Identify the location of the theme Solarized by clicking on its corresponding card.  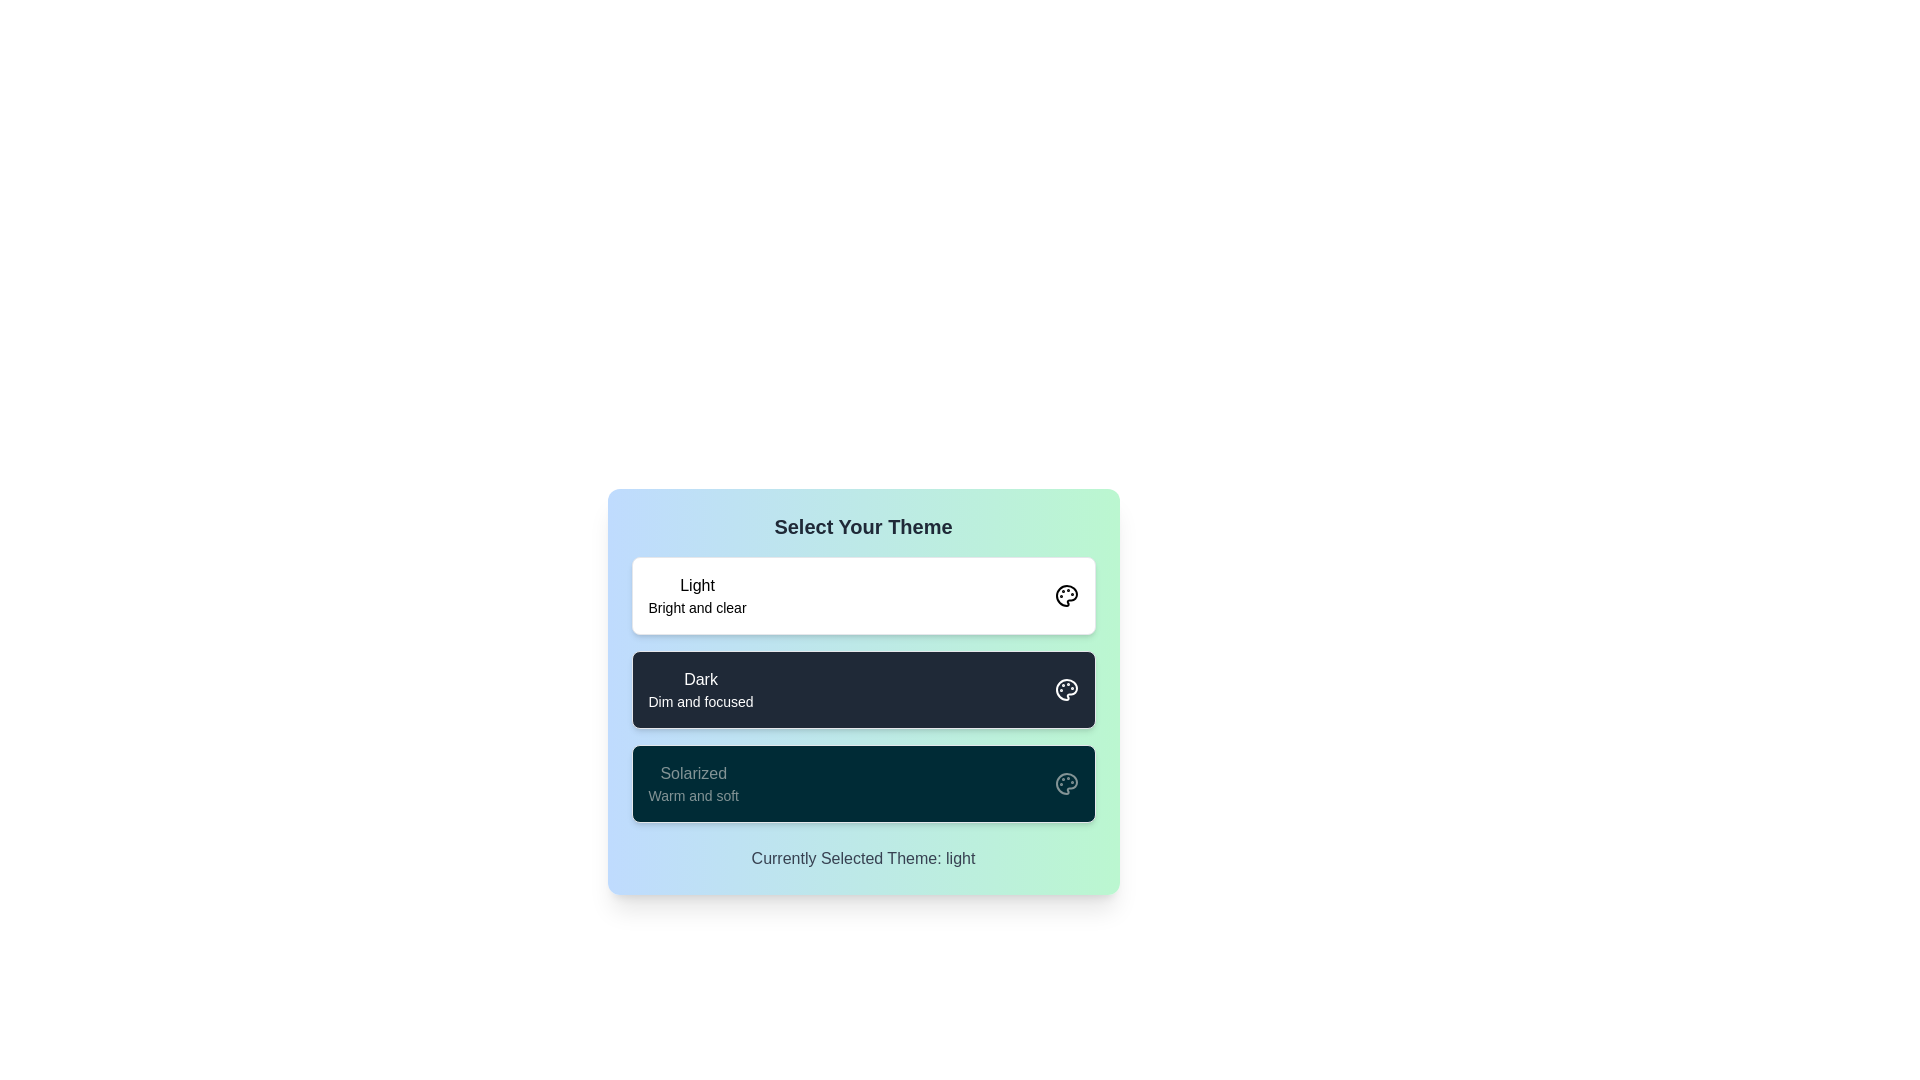
(863, 782).